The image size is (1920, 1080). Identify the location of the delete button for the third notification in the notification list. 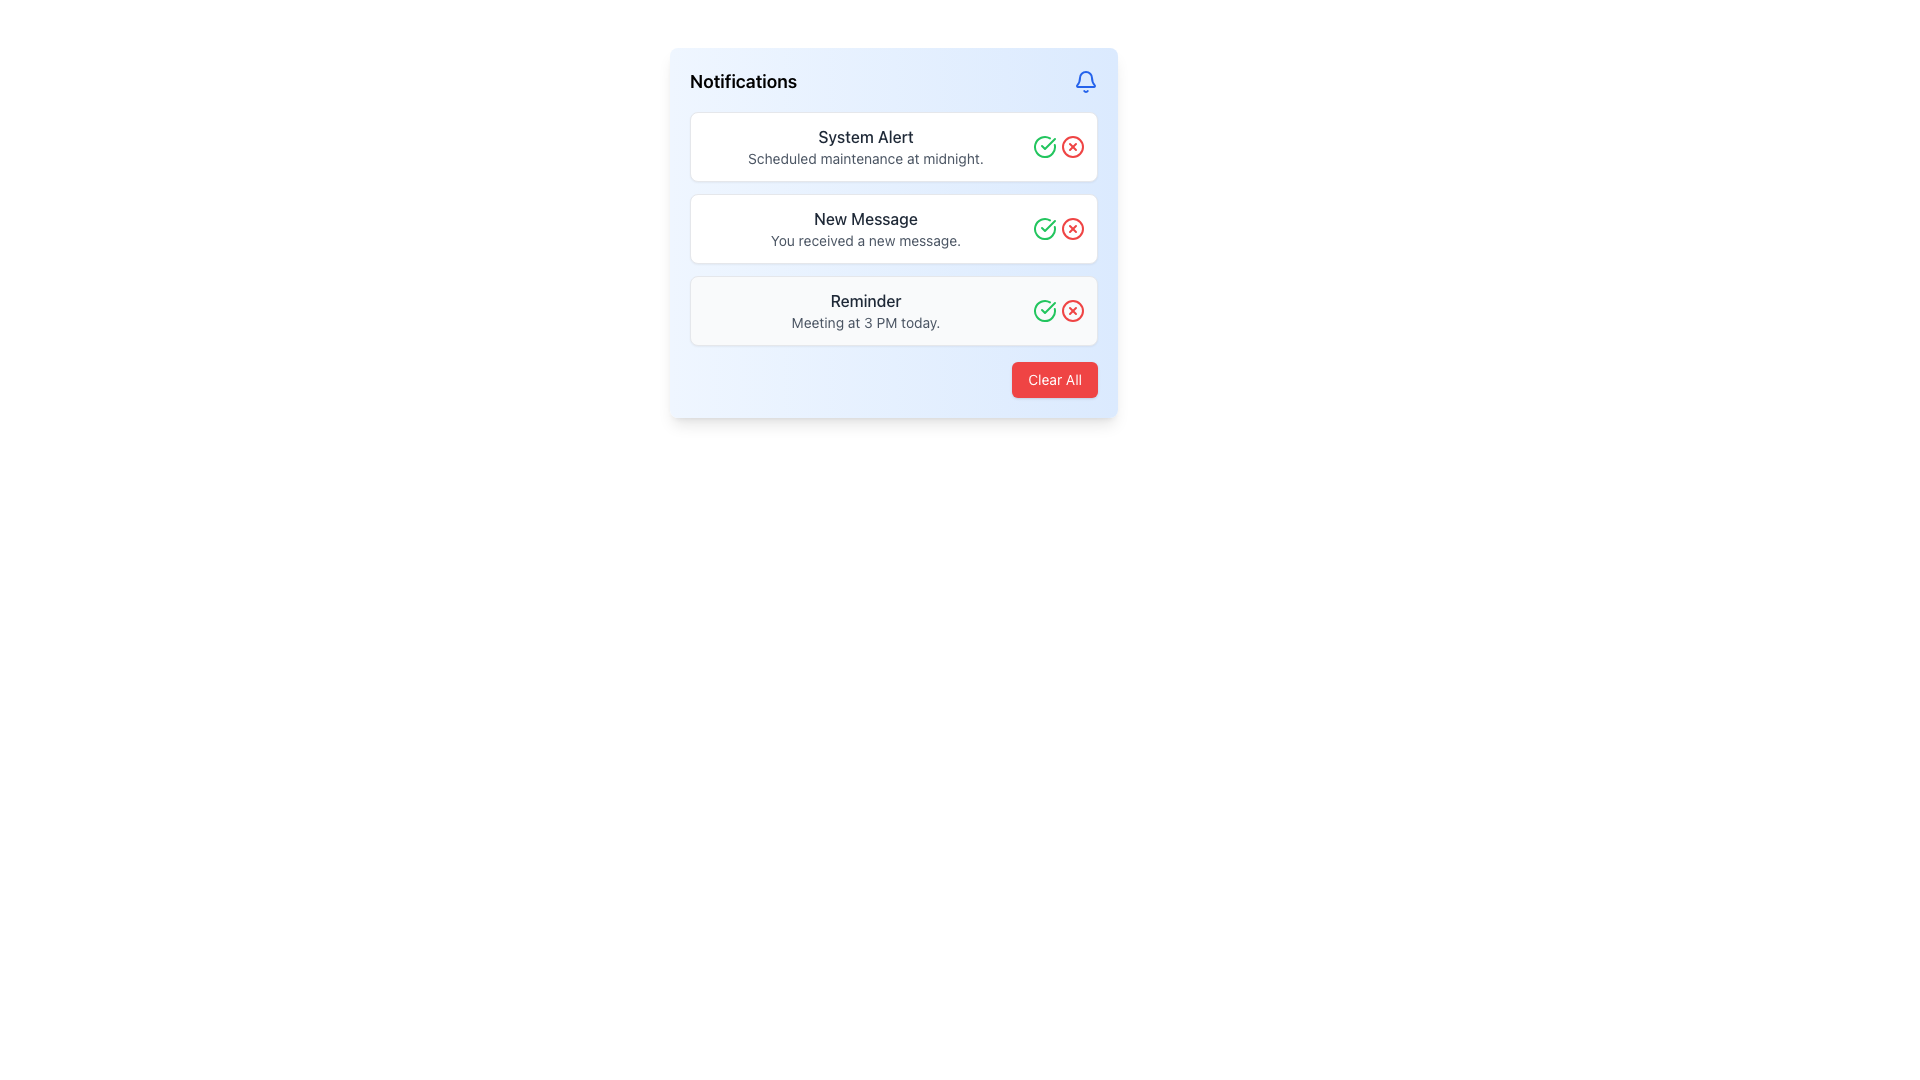
(1072, 311).